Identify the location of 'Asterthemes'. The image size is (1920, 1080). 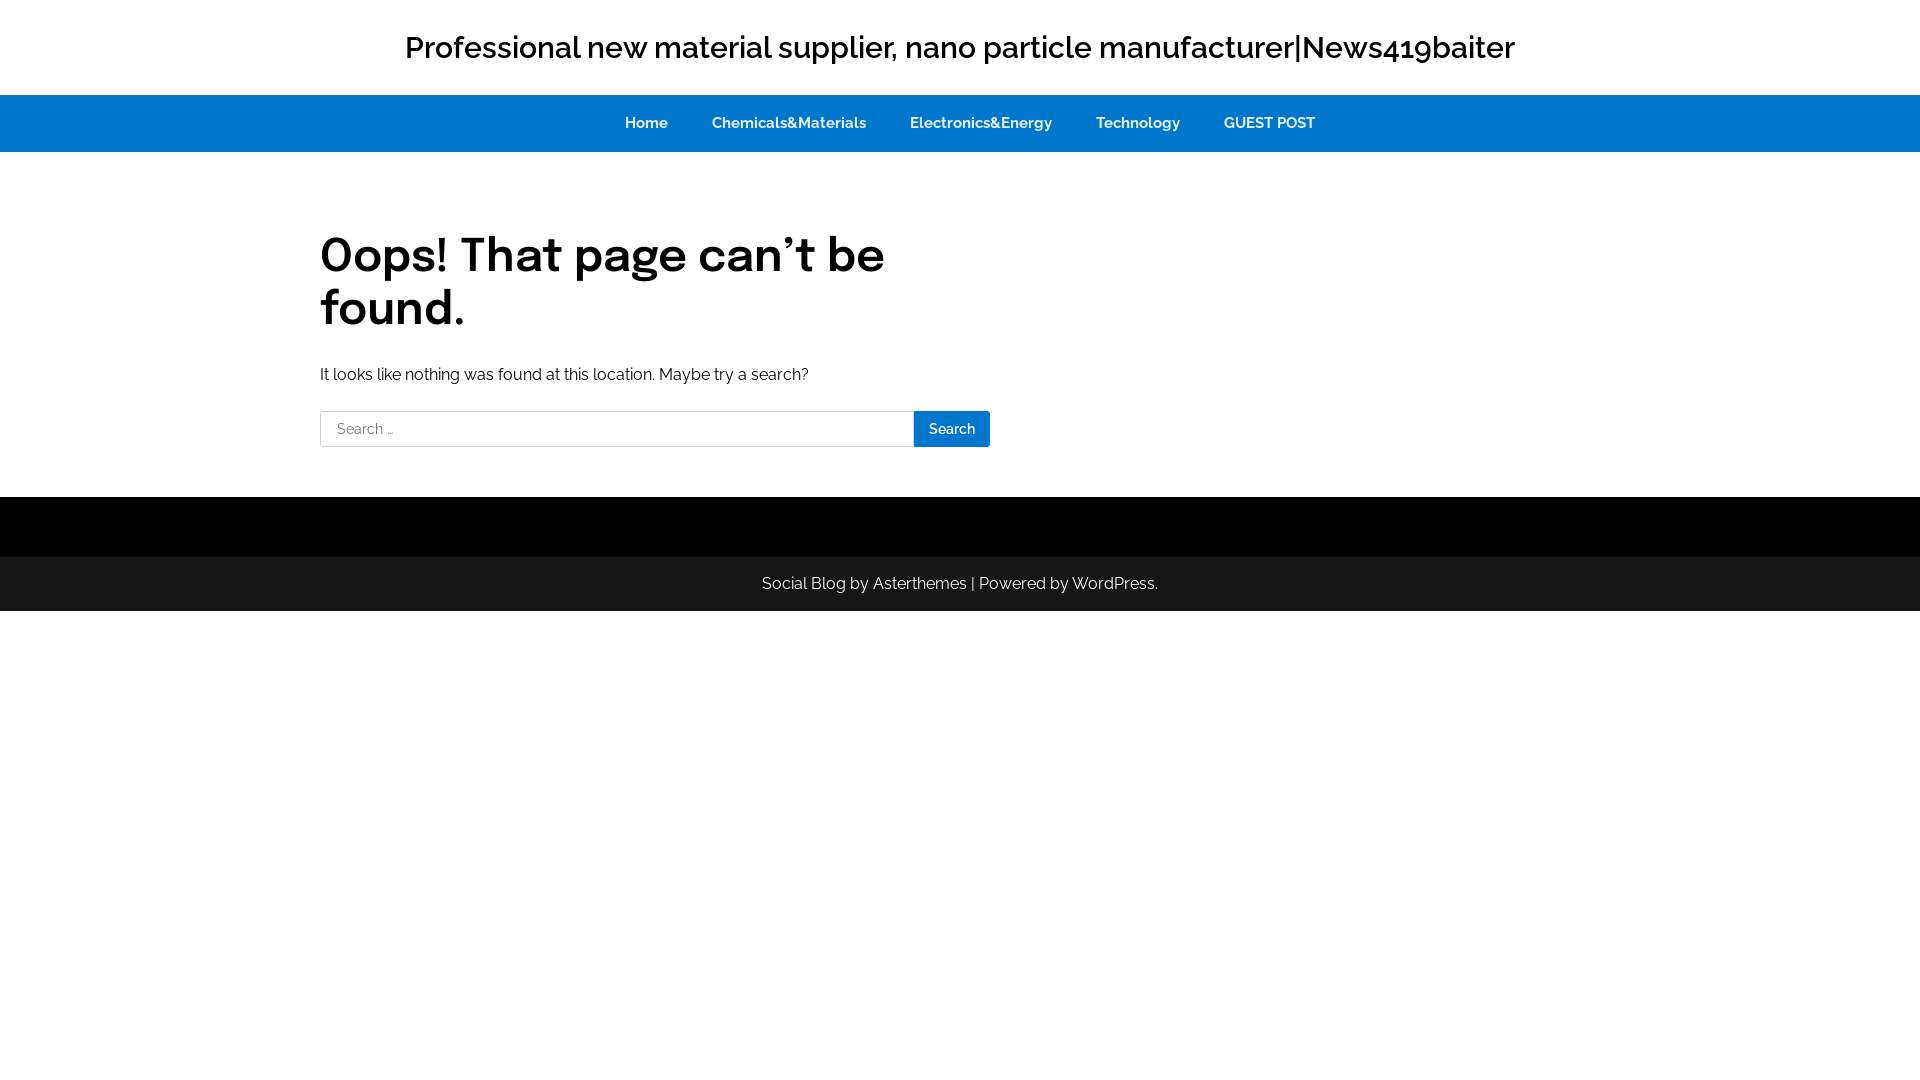
(919, 583).